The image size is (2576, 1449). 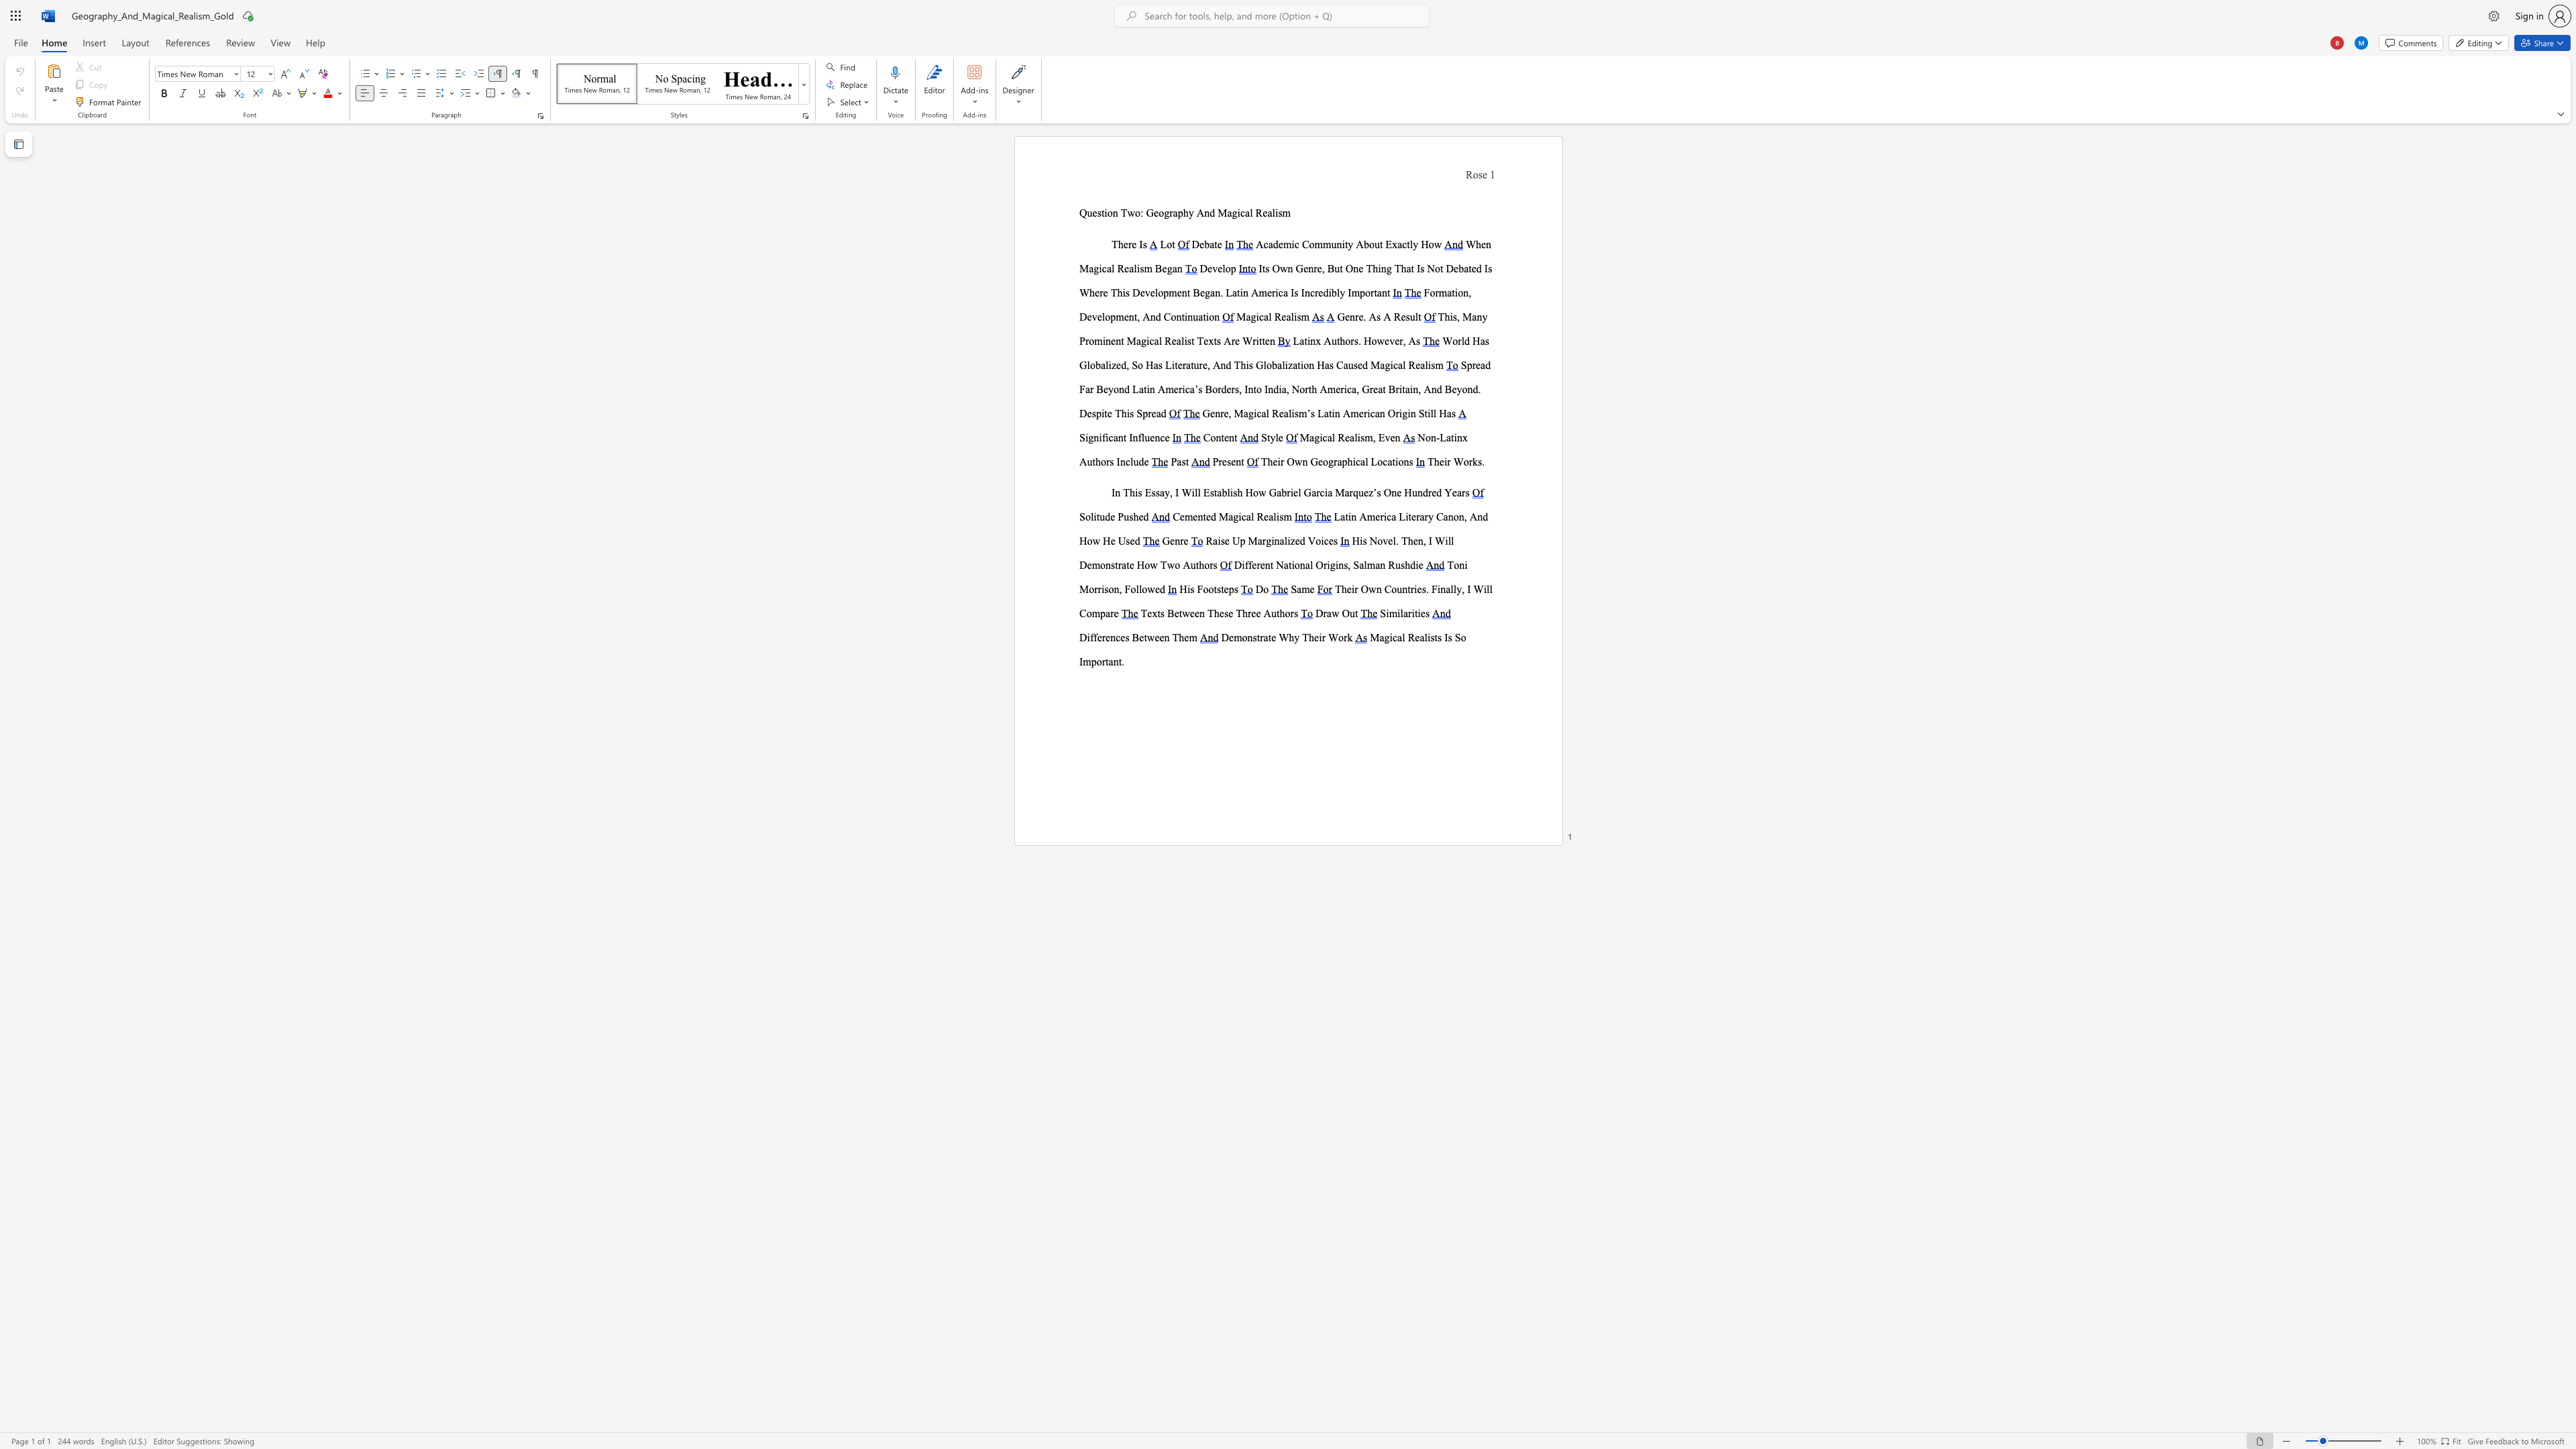 What do you see at coordinates (1123, 316) in the screenshot?
I see `the subset text "ent" within the text "Formation, Development, And Continuation"` at bounding box center [1123, 316].